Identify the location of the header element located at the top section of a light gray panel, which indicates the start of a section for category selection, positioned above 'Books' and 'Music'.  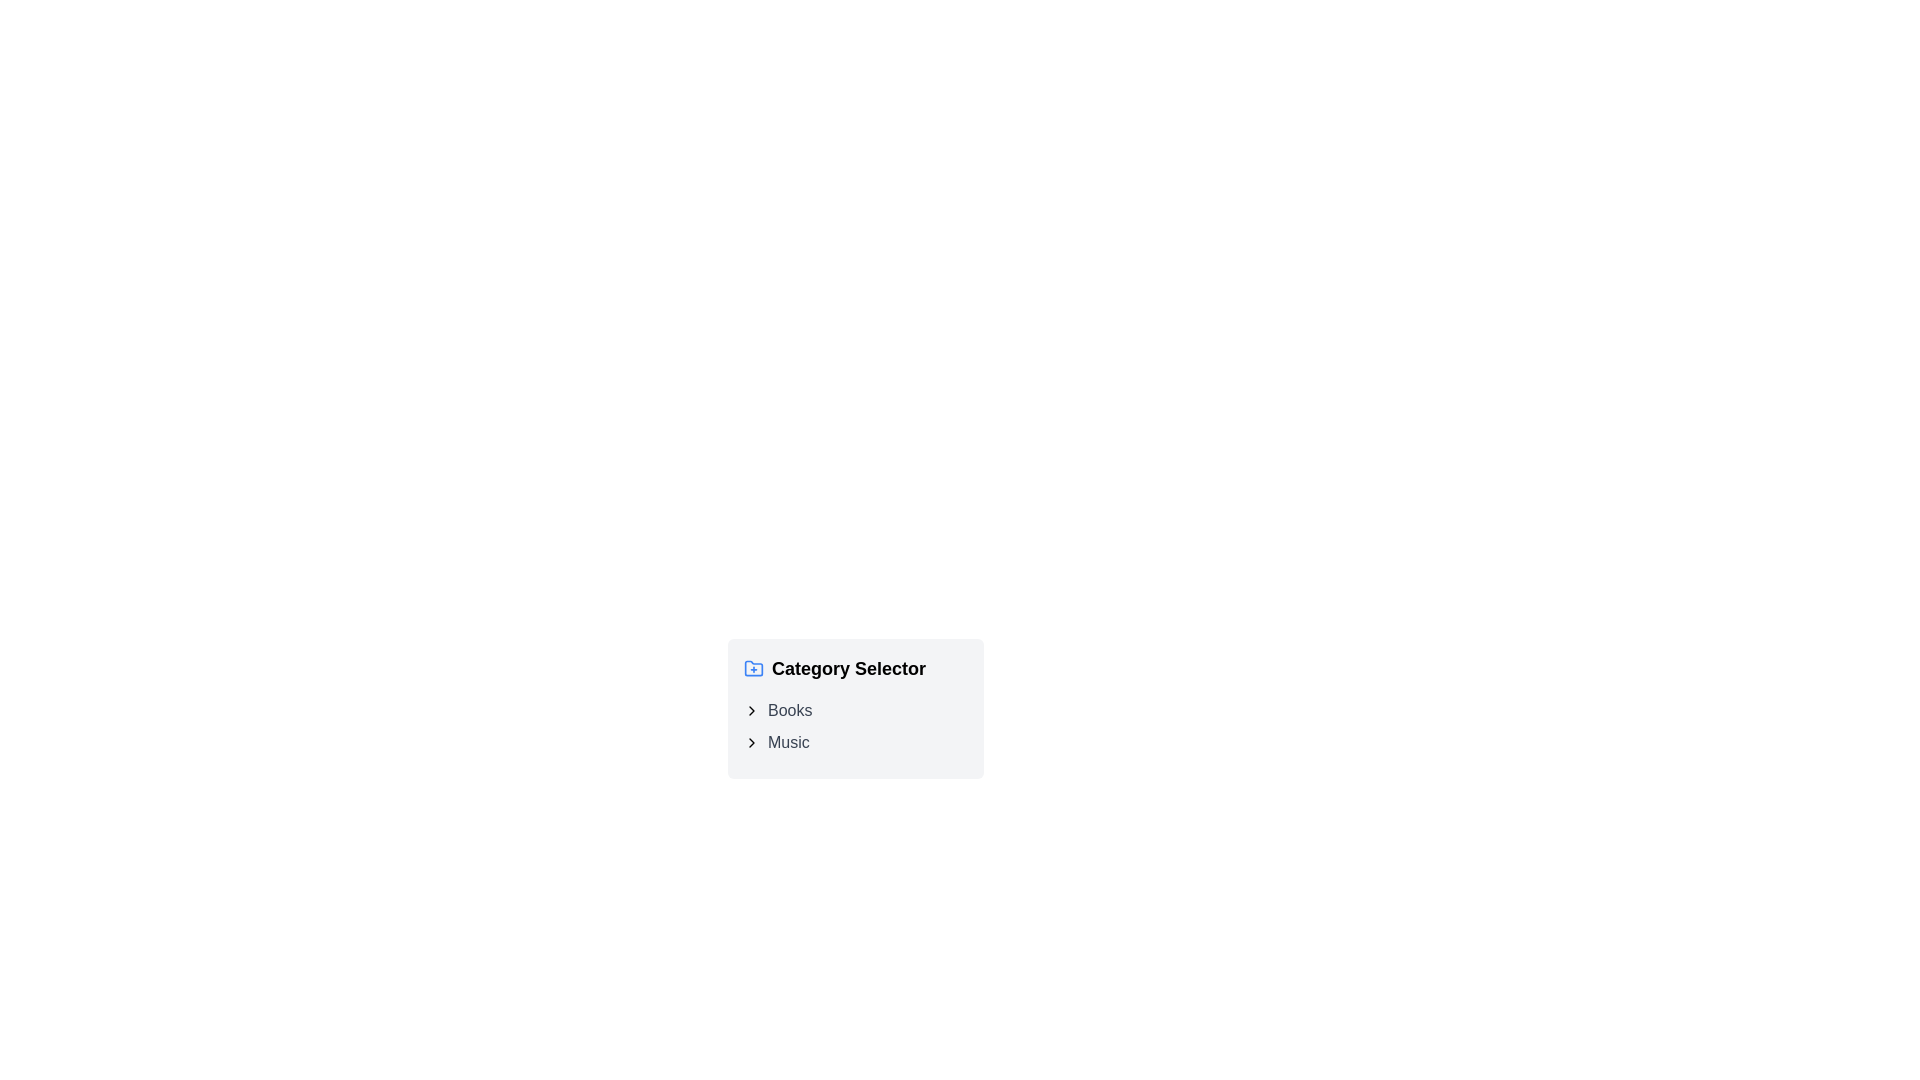
(855, 668).